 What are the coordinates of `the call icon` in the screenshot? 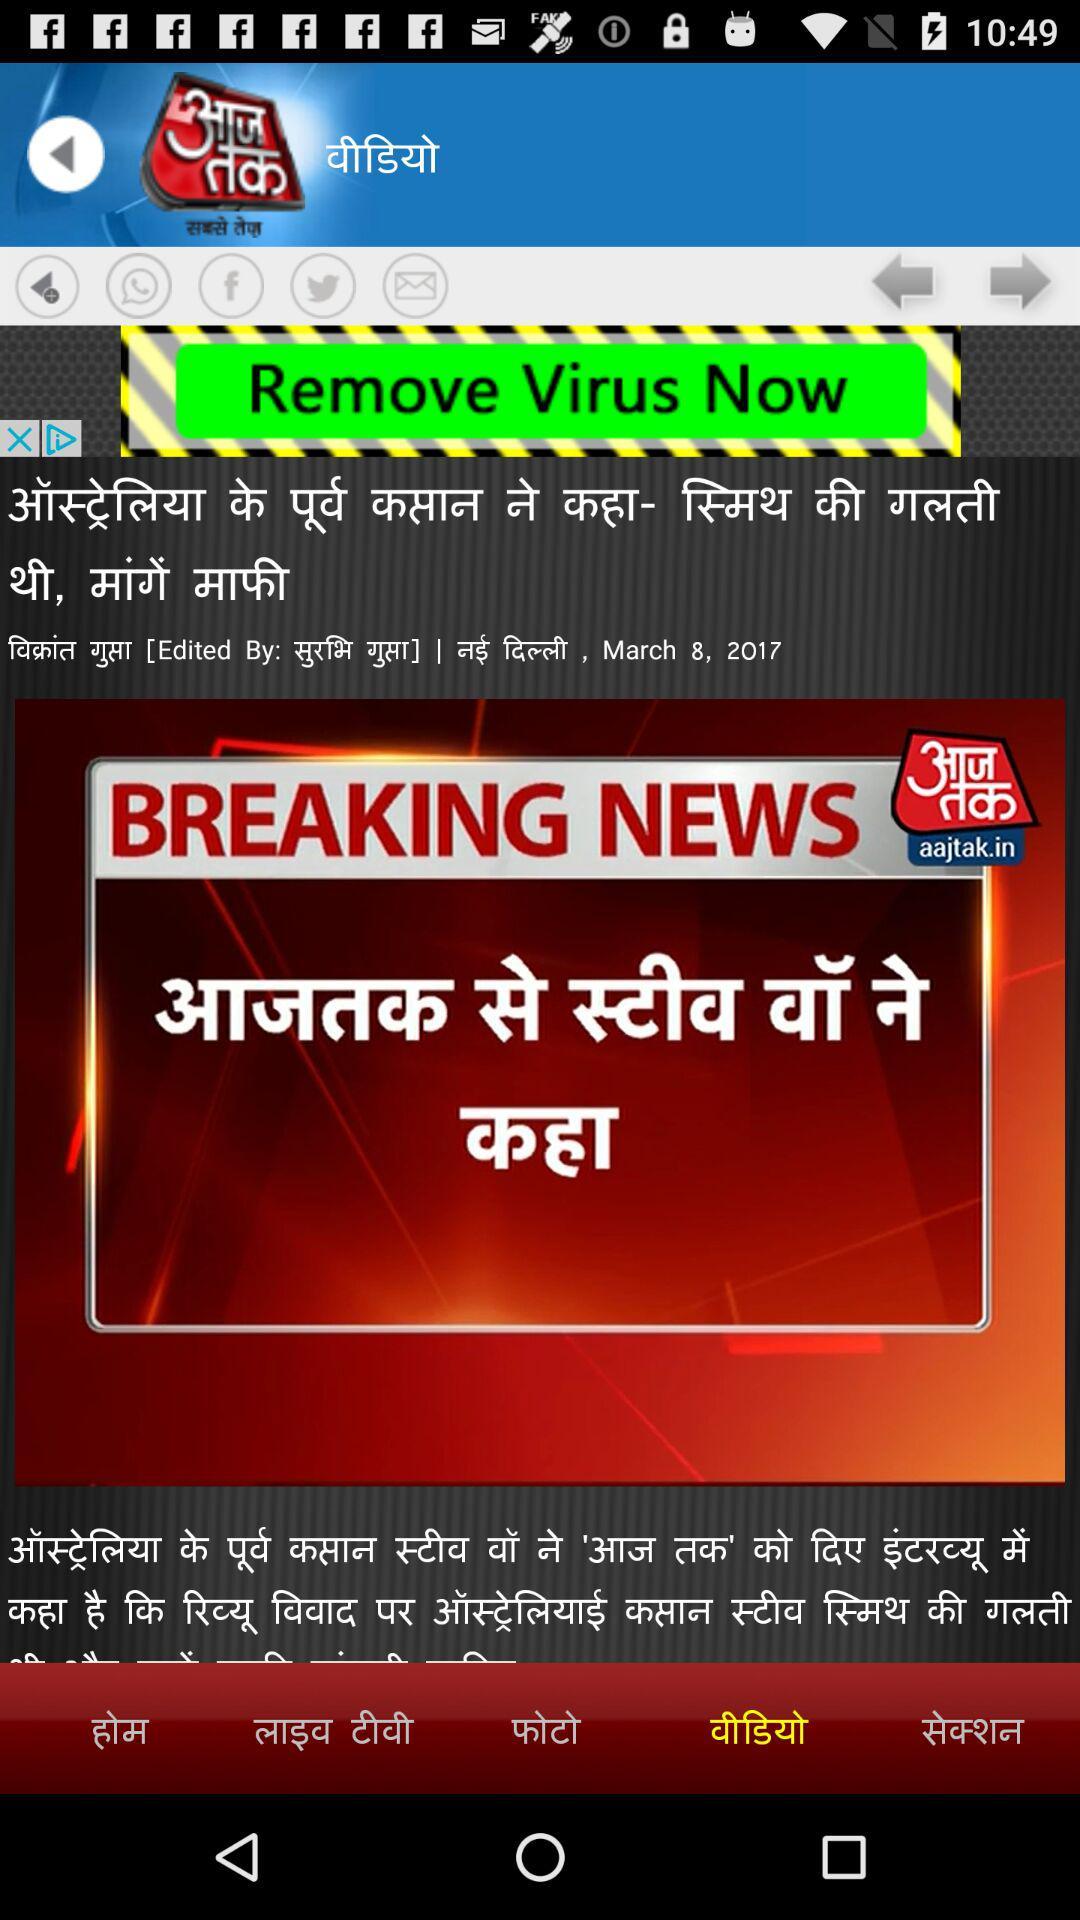 It's located at (137, 304).